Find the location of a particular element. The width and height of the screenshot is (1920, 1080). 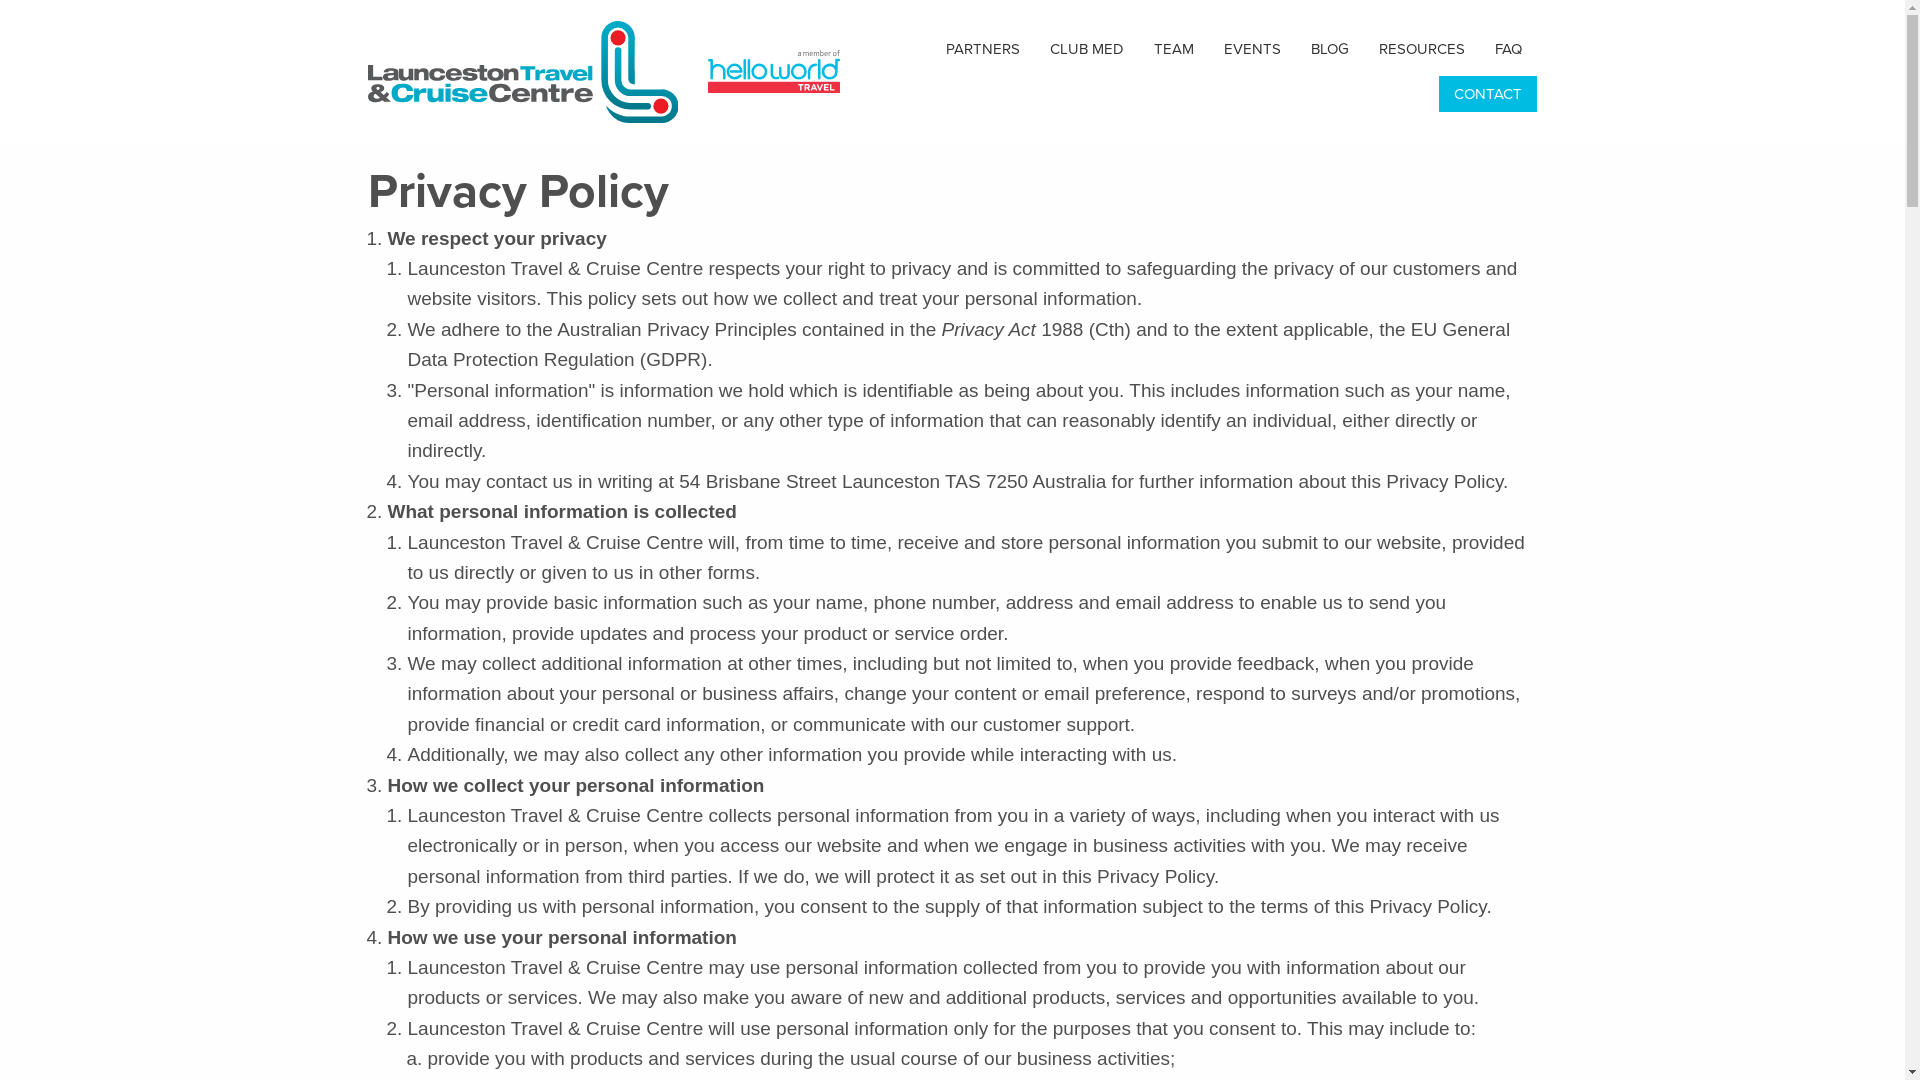

'CLUB MED' is located at coordinates (1035, 48).